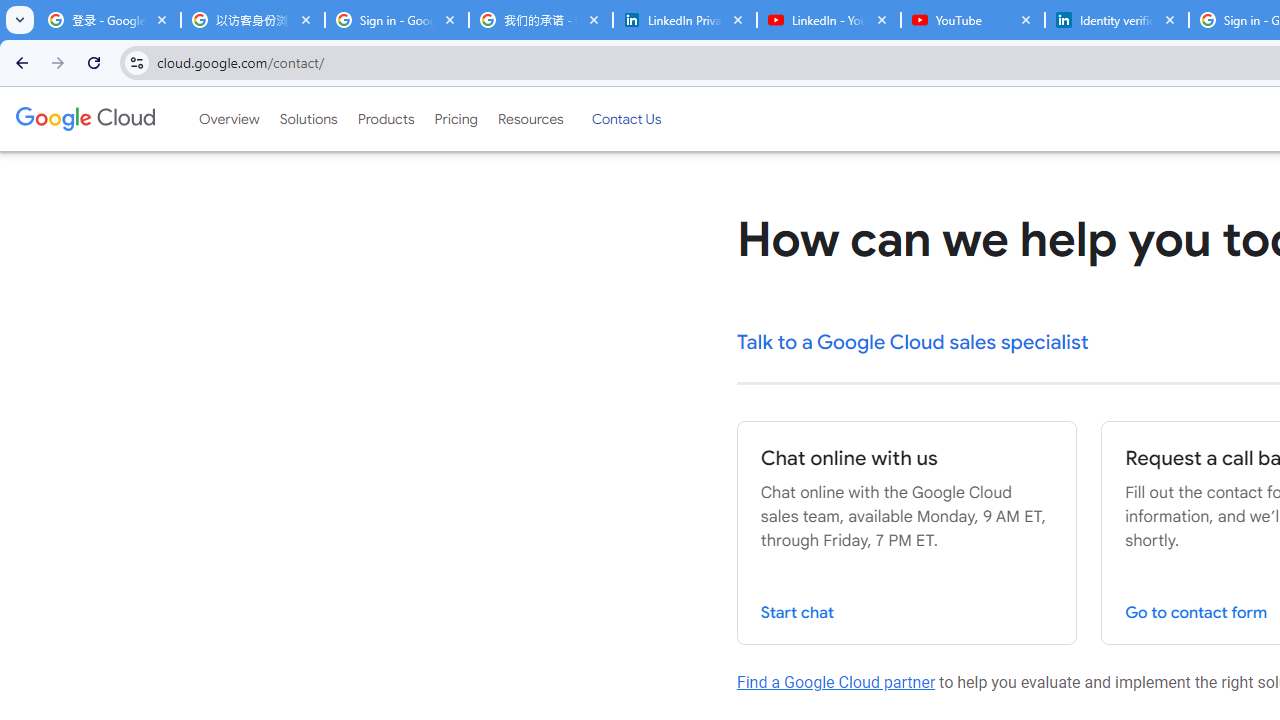  I want to click on 'LinkedIn Privacy Policy', so click(684, 20).